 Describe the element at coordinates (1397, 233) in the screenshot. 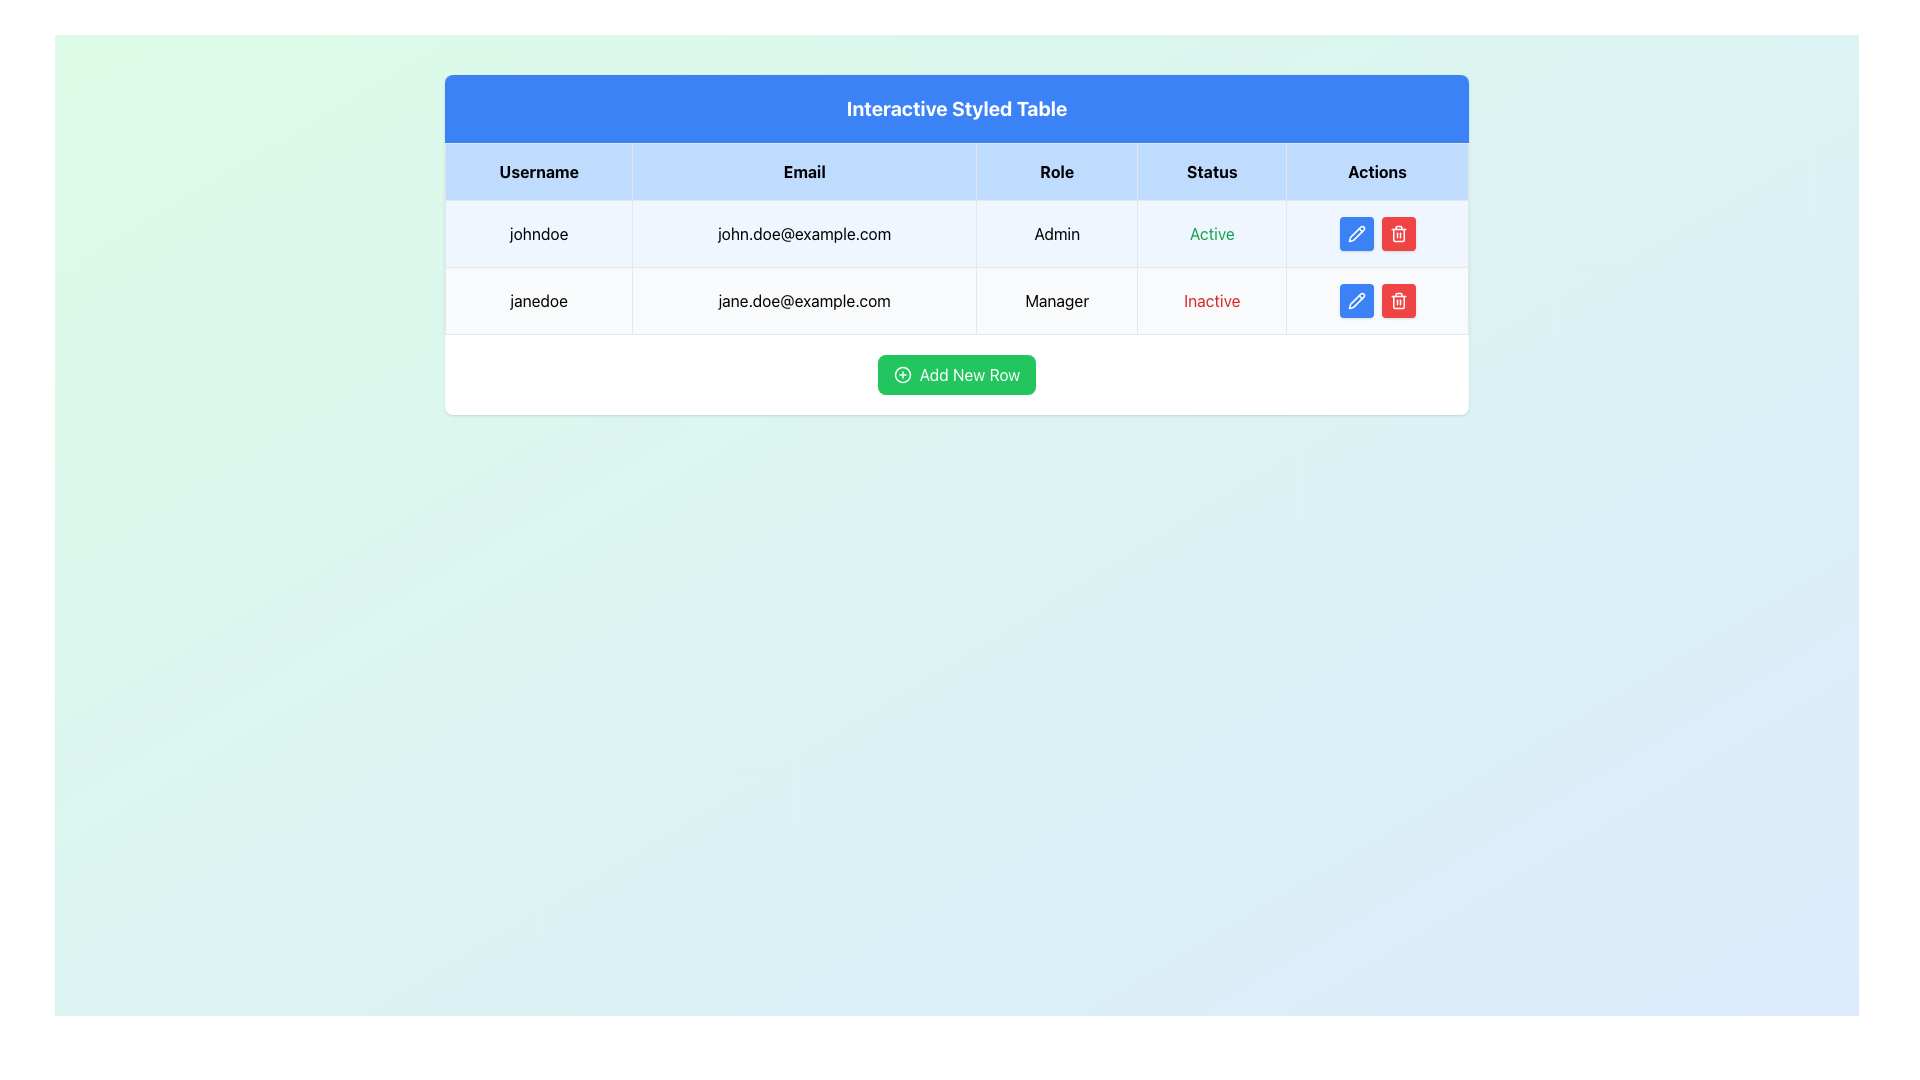

I see `the red trash icon button in the 'Actions' column of the second row` at that location.